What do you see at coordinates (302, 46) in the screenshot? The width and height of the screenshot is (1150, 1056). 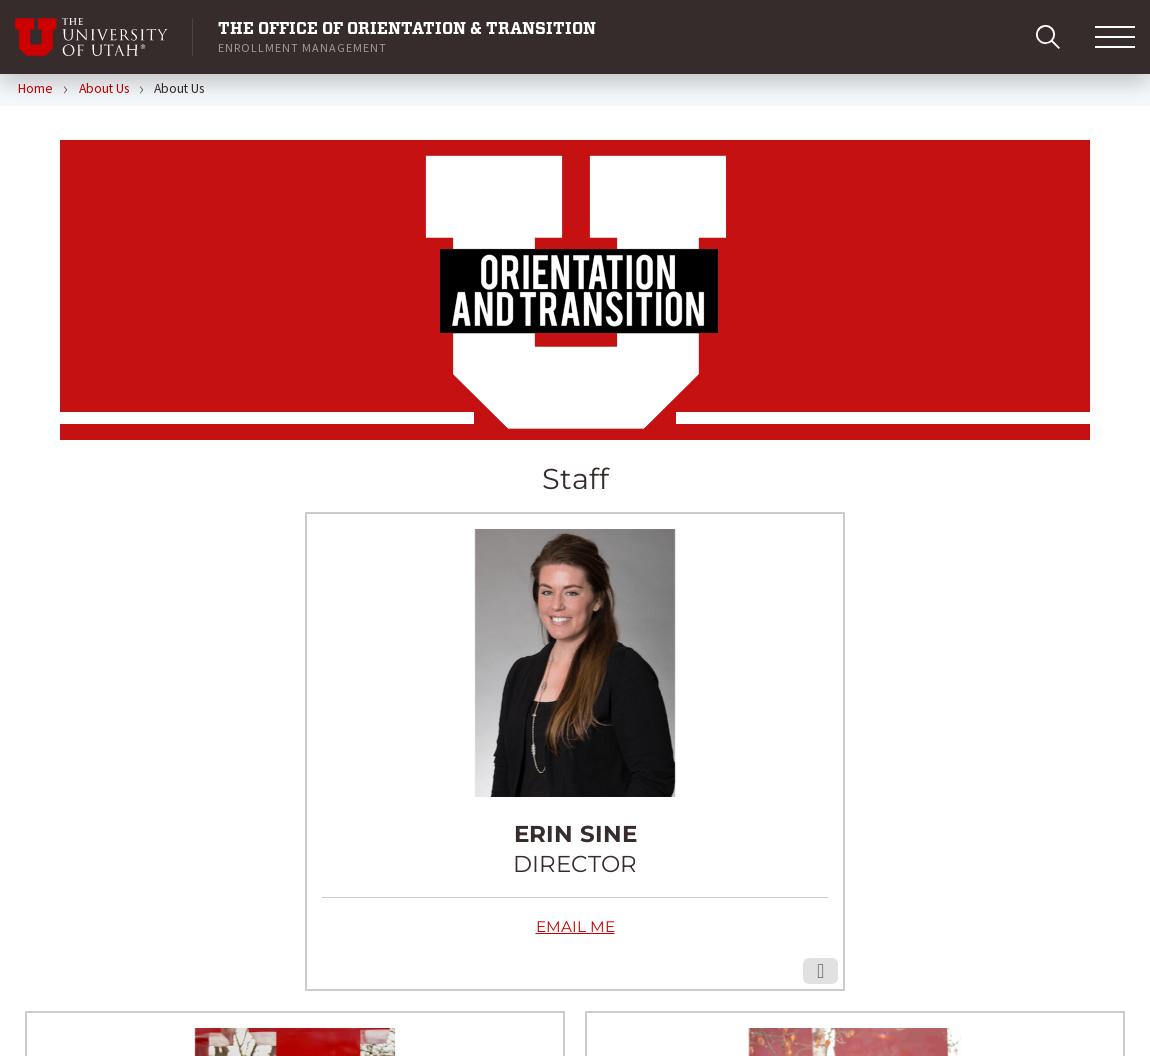 I see `'Enrollment Management'` at bounding box center [302, 46].